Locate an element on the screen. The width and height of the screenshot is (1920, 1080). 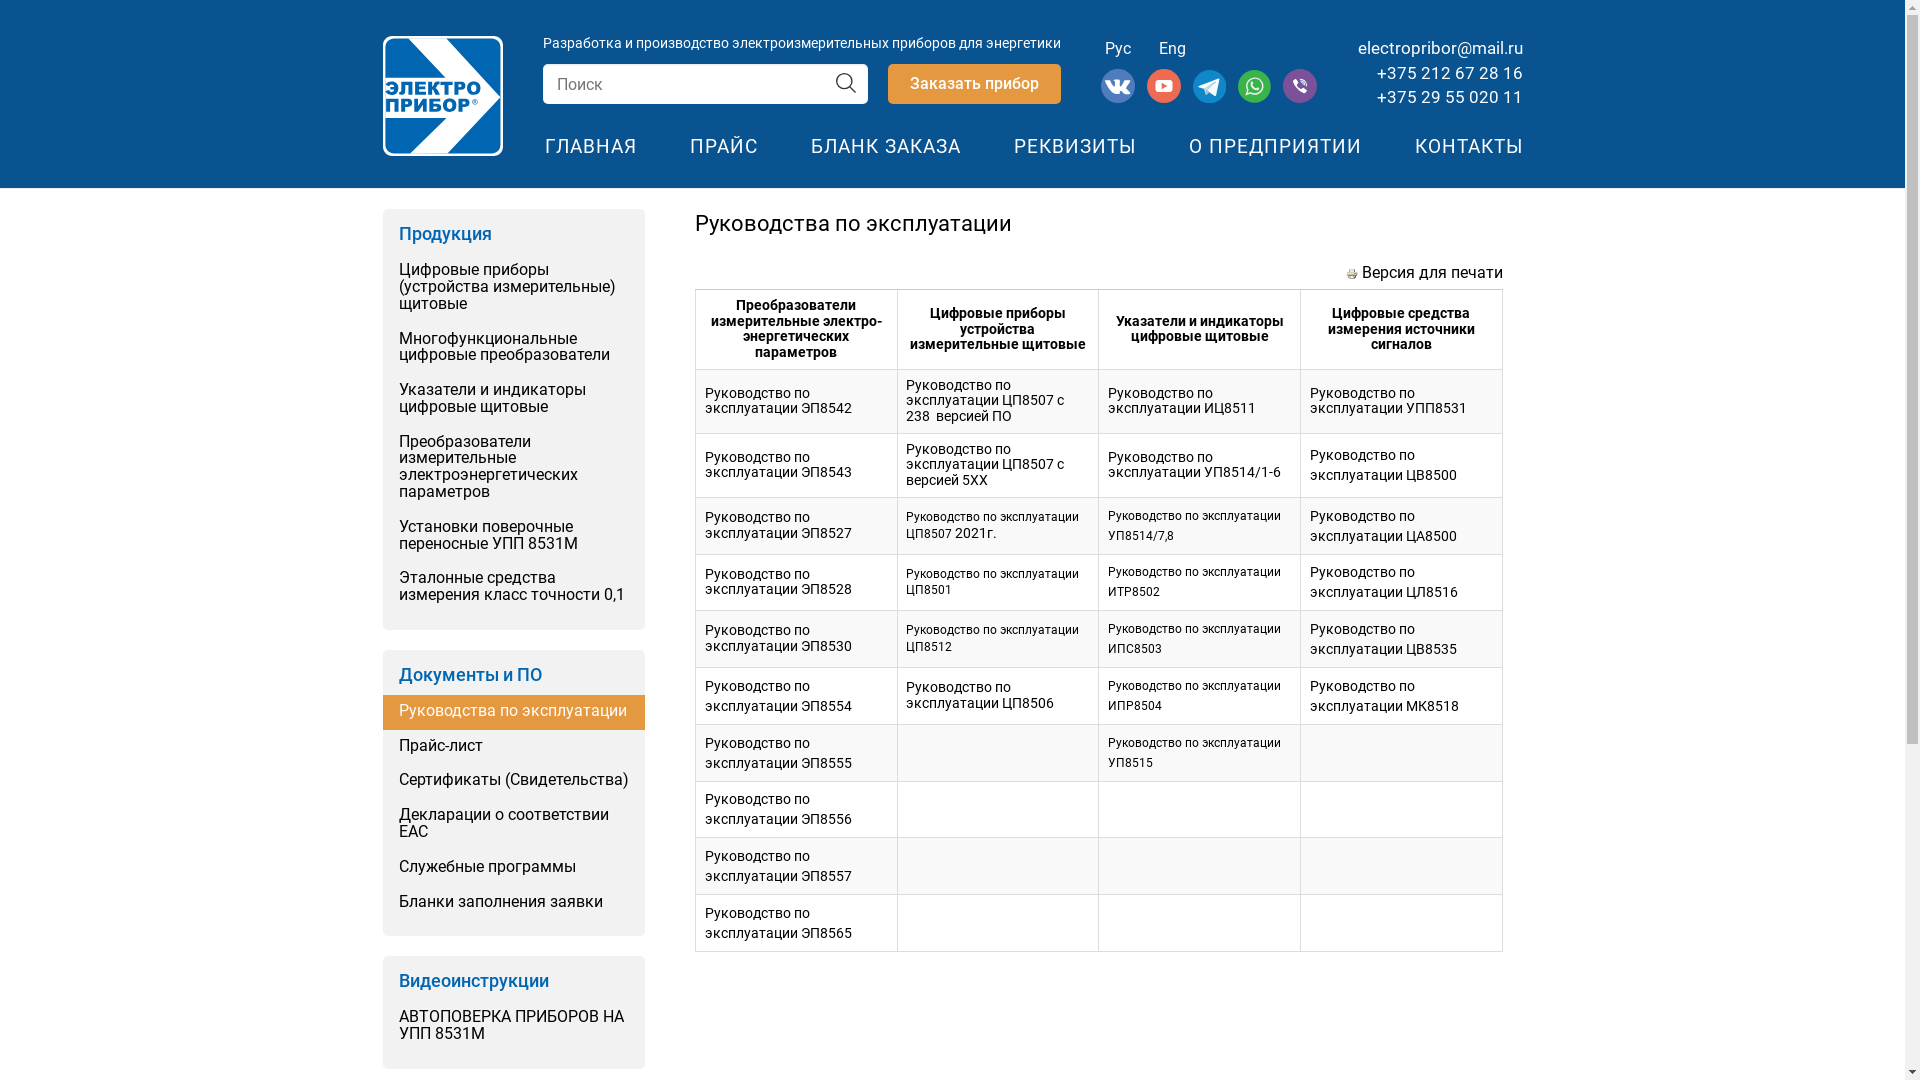
'+375 29 55 020 11' is located at coordinates (1375, 96).